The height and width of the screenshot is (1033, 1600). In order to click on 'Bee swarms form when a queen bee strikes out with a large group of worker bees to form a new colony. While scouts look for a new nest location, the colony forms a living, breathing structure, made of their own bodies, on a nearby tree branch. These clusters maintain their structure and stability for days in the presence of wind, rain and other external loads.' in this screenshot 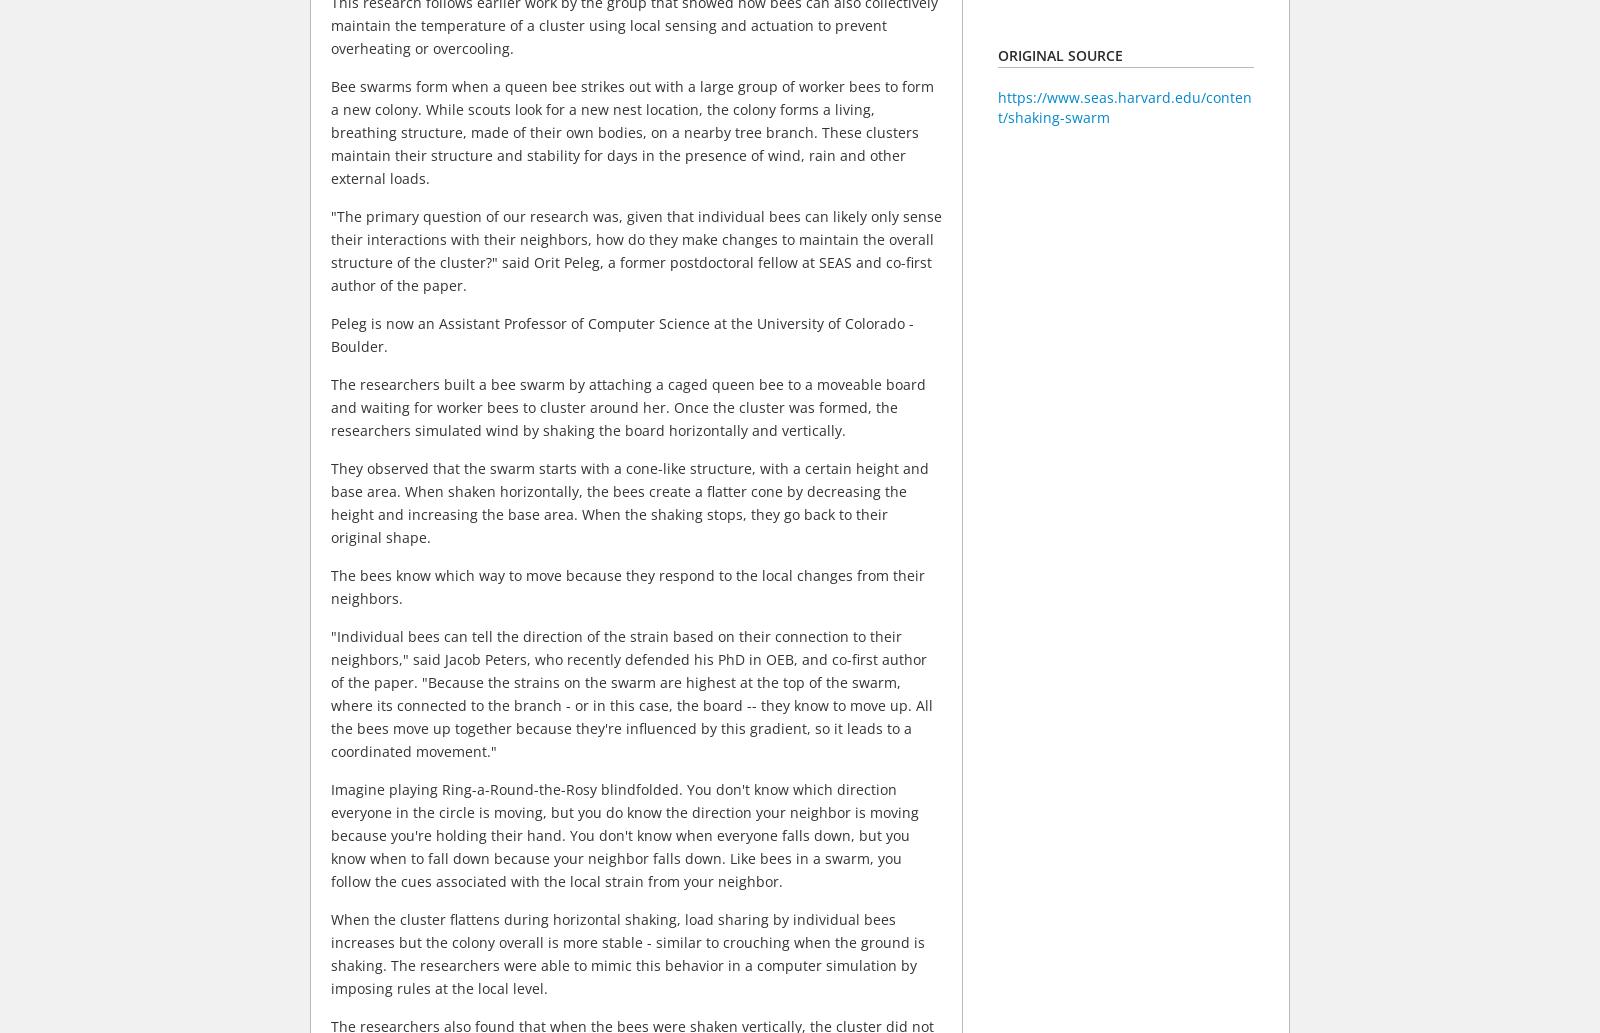, I will do `click(632, 132)`.